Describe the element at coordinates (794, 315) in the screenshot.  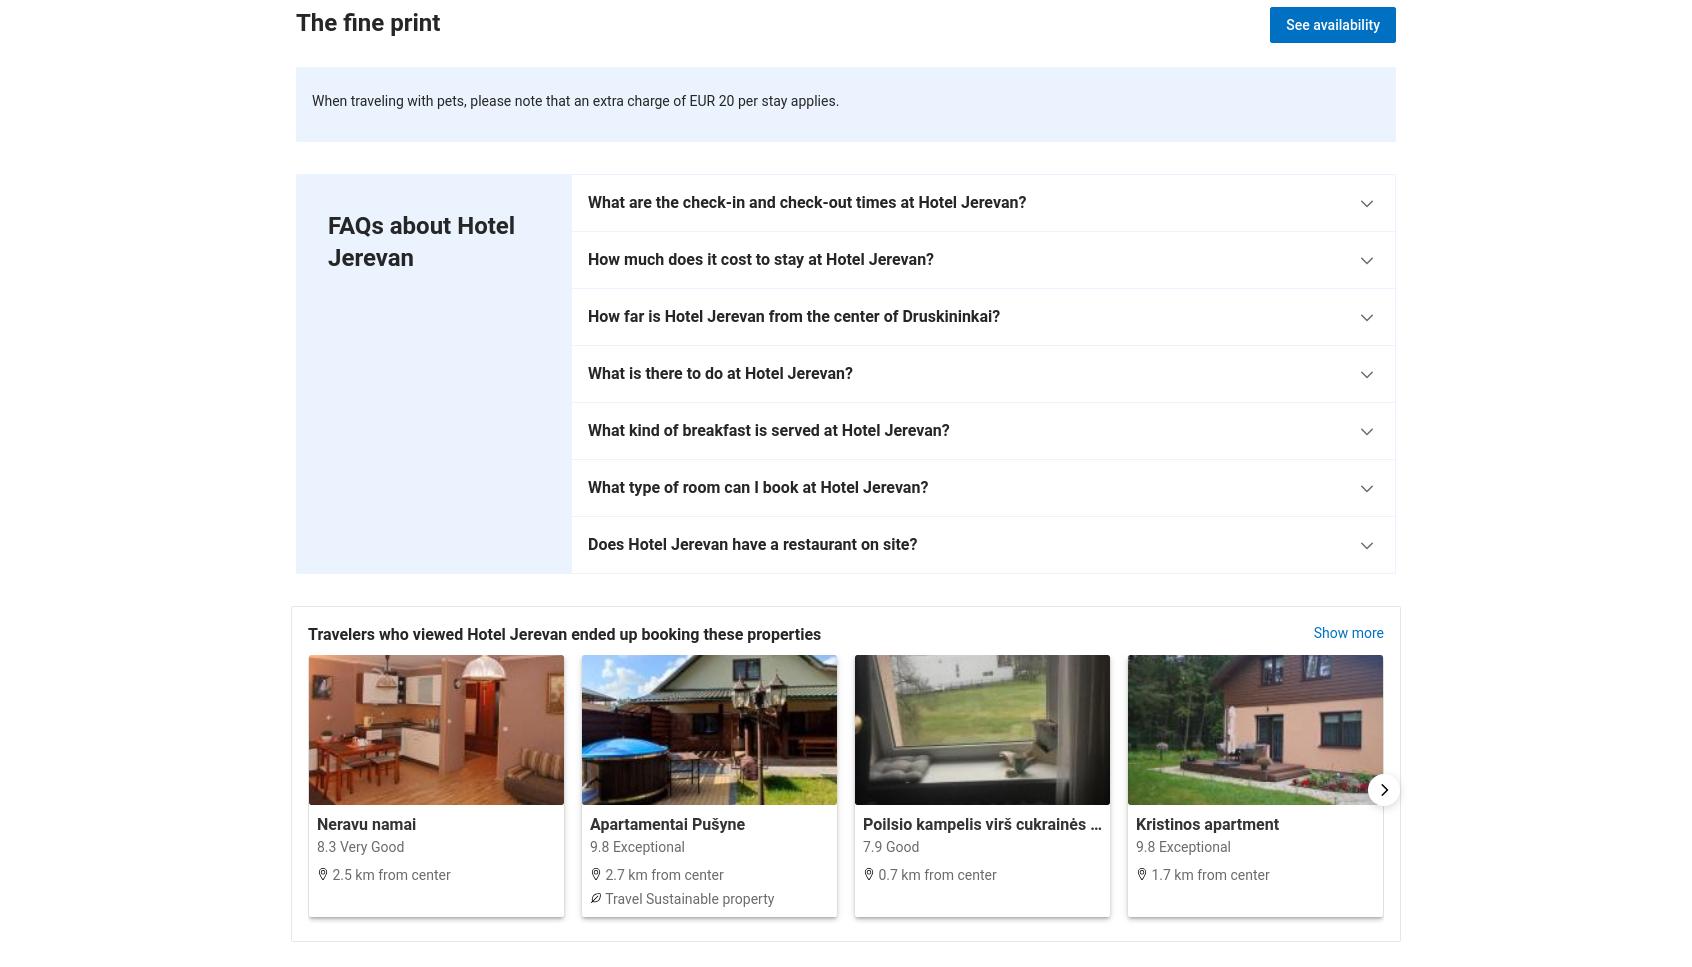
I see `'How far is Hotel Jerevan from the center of Druskininkai?'` at that location.